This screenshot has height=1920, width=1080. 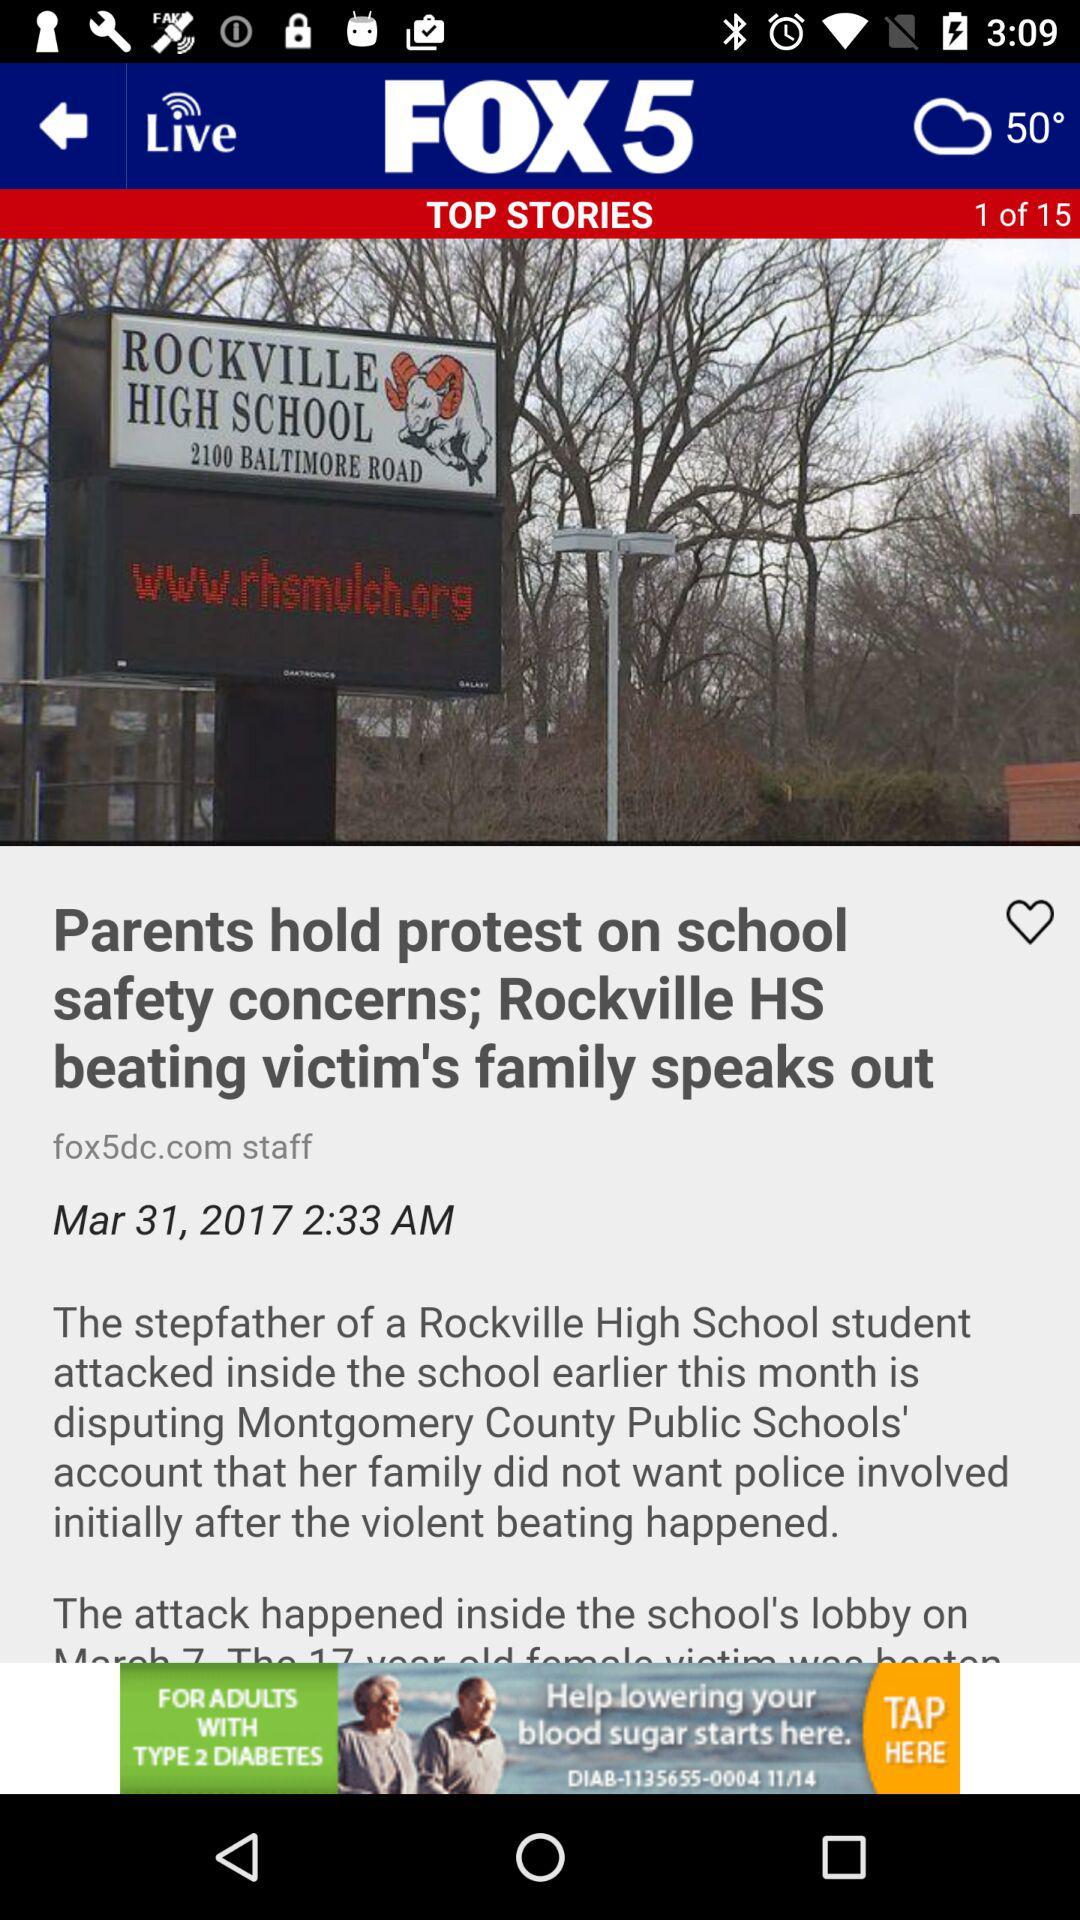 I want to click on previous button, so click(x=61, y=124).